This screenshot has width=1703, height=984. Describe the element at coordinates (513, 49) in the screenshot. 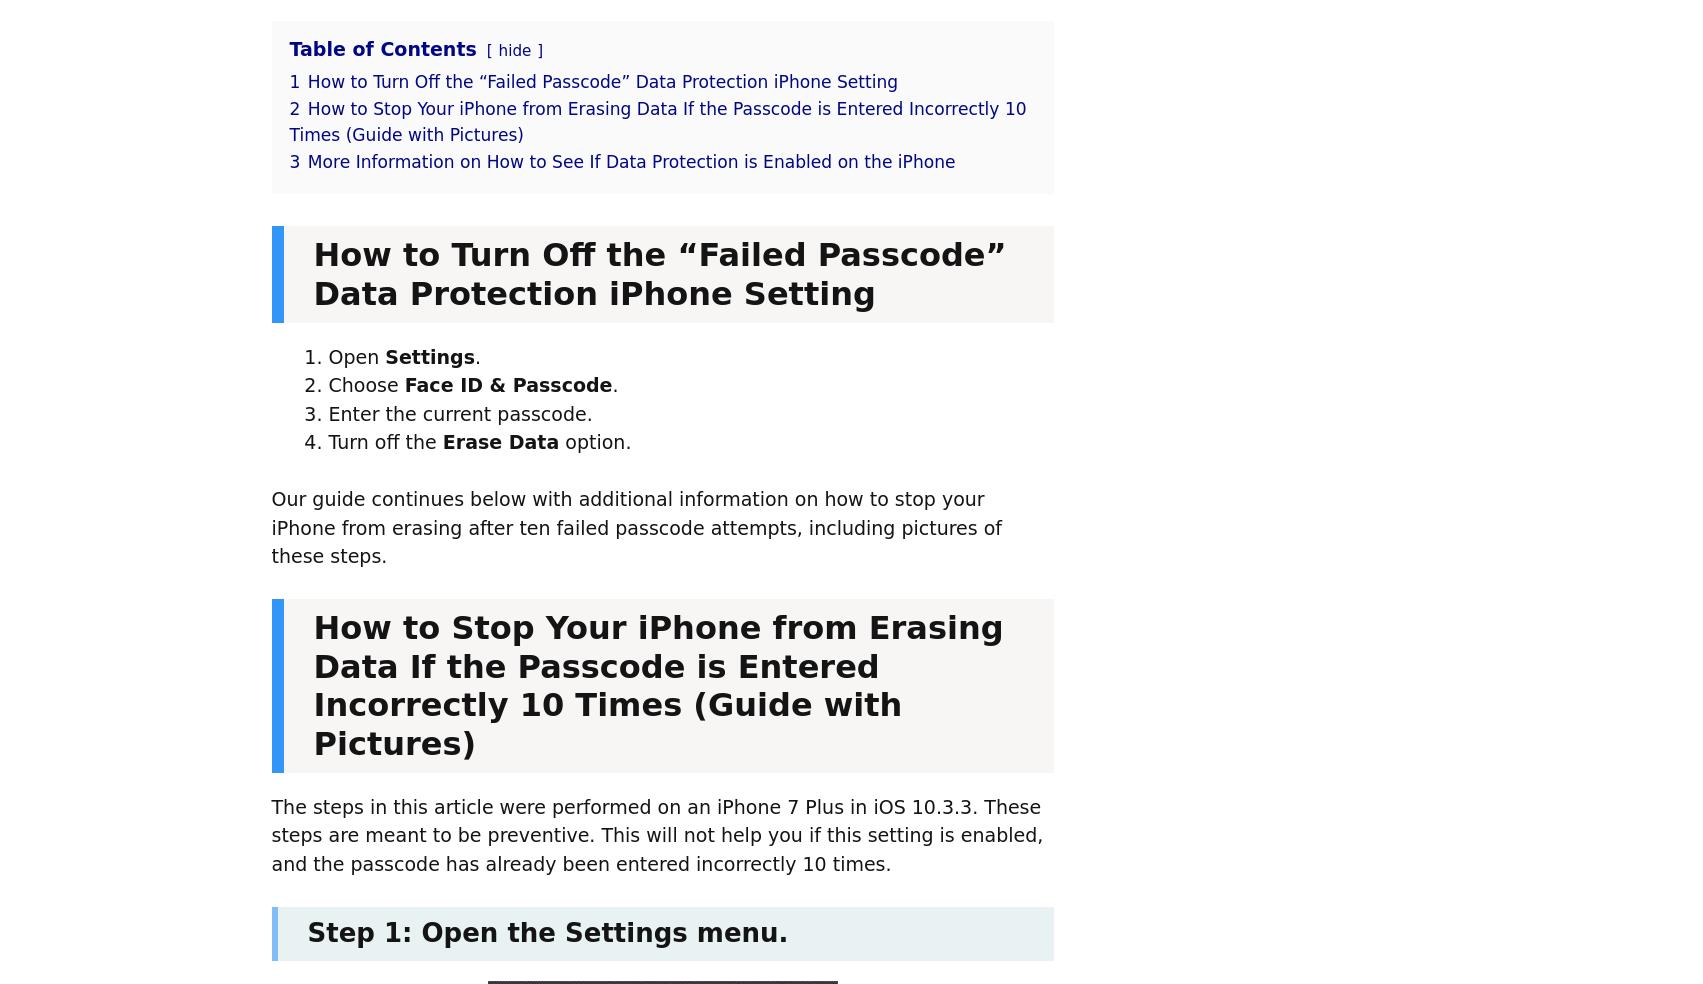

I see `'hide'` at that location.